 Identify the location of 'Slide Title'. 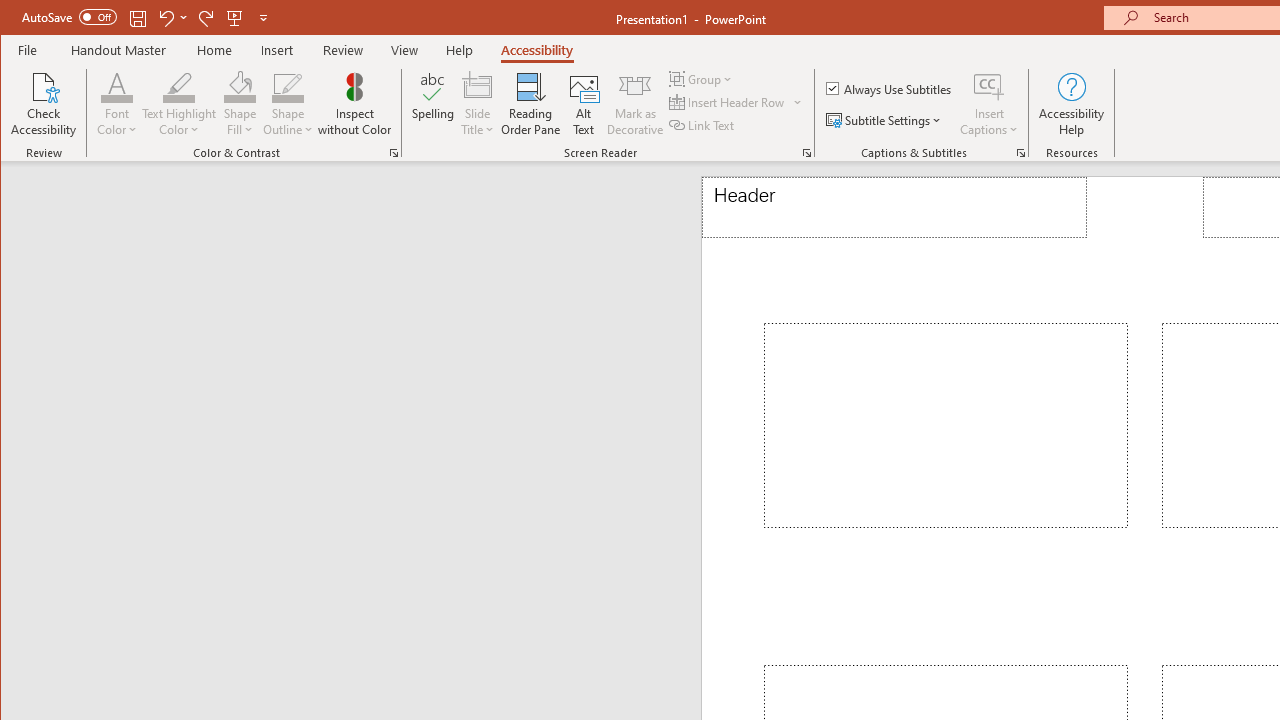
(477, 104).